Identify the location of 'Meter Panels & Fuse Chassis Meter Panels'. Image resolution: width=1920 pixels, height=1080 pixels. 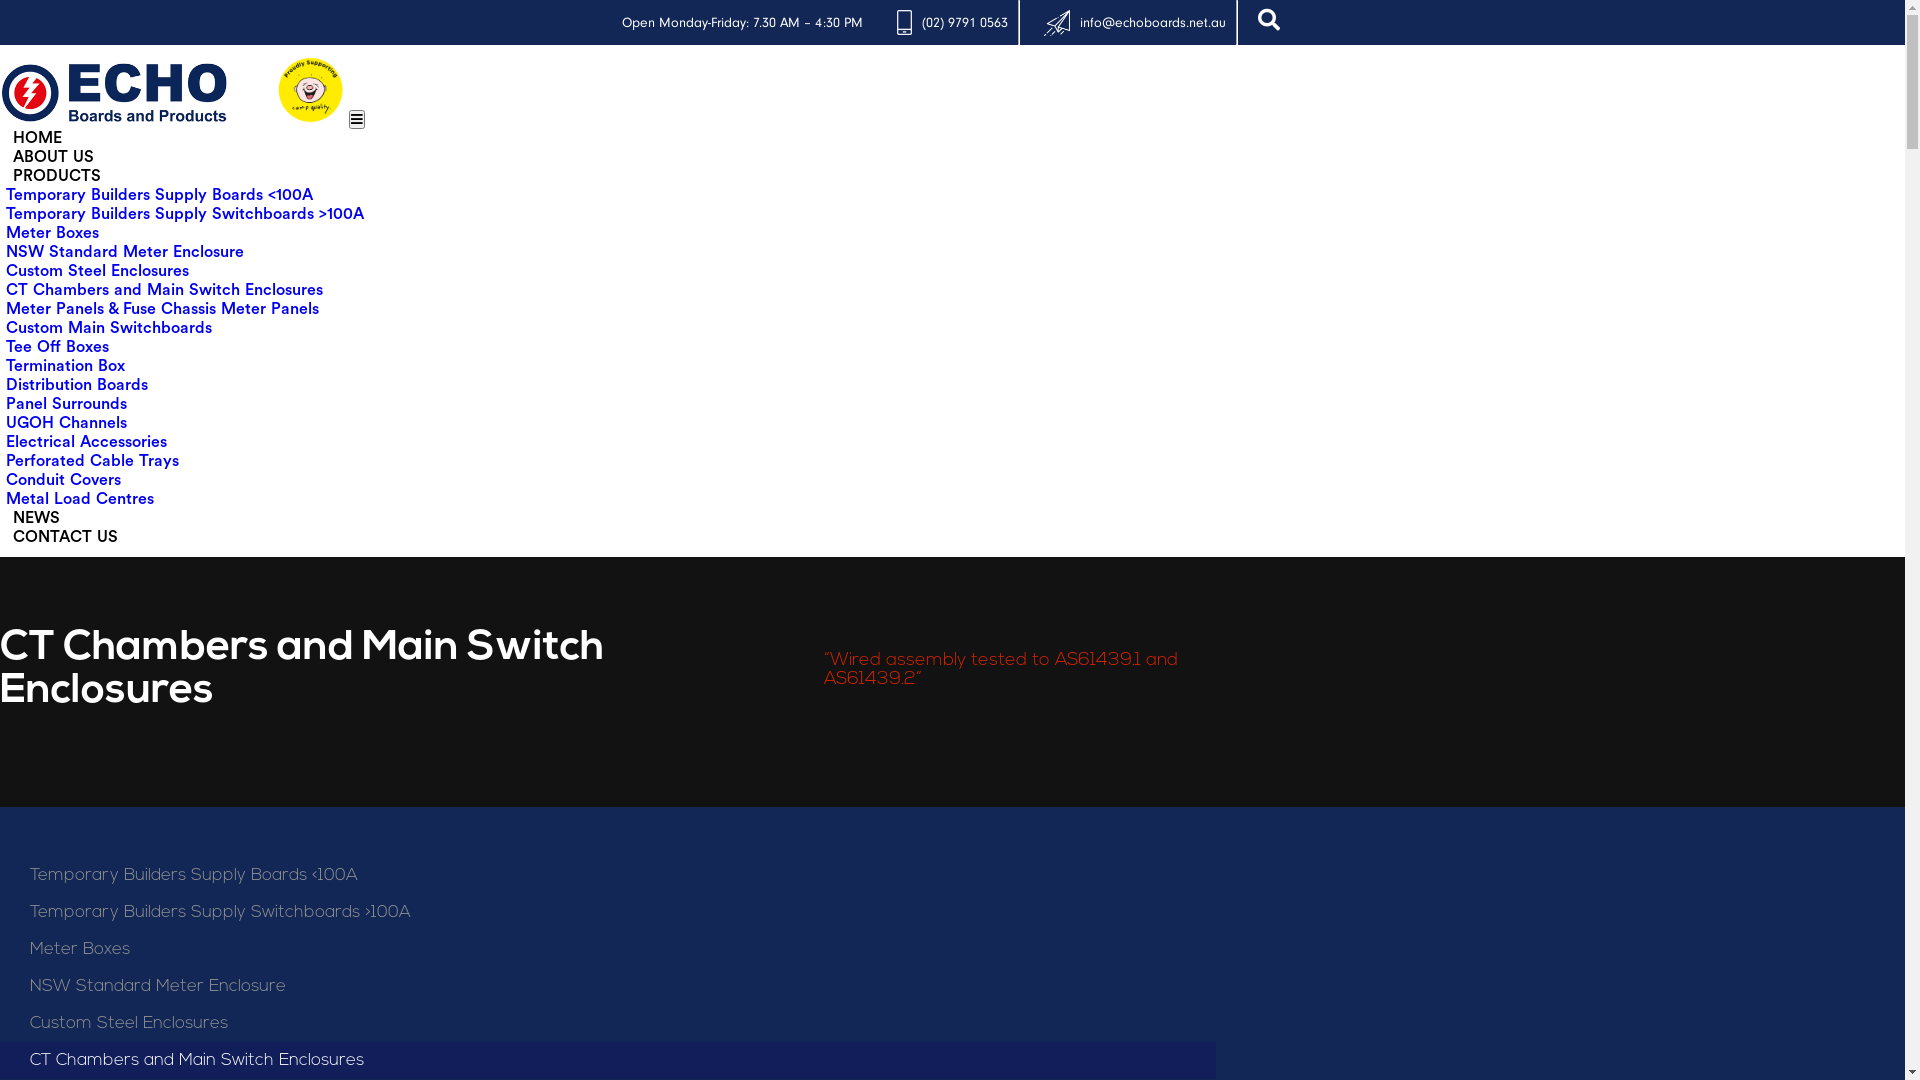
(162, 308).